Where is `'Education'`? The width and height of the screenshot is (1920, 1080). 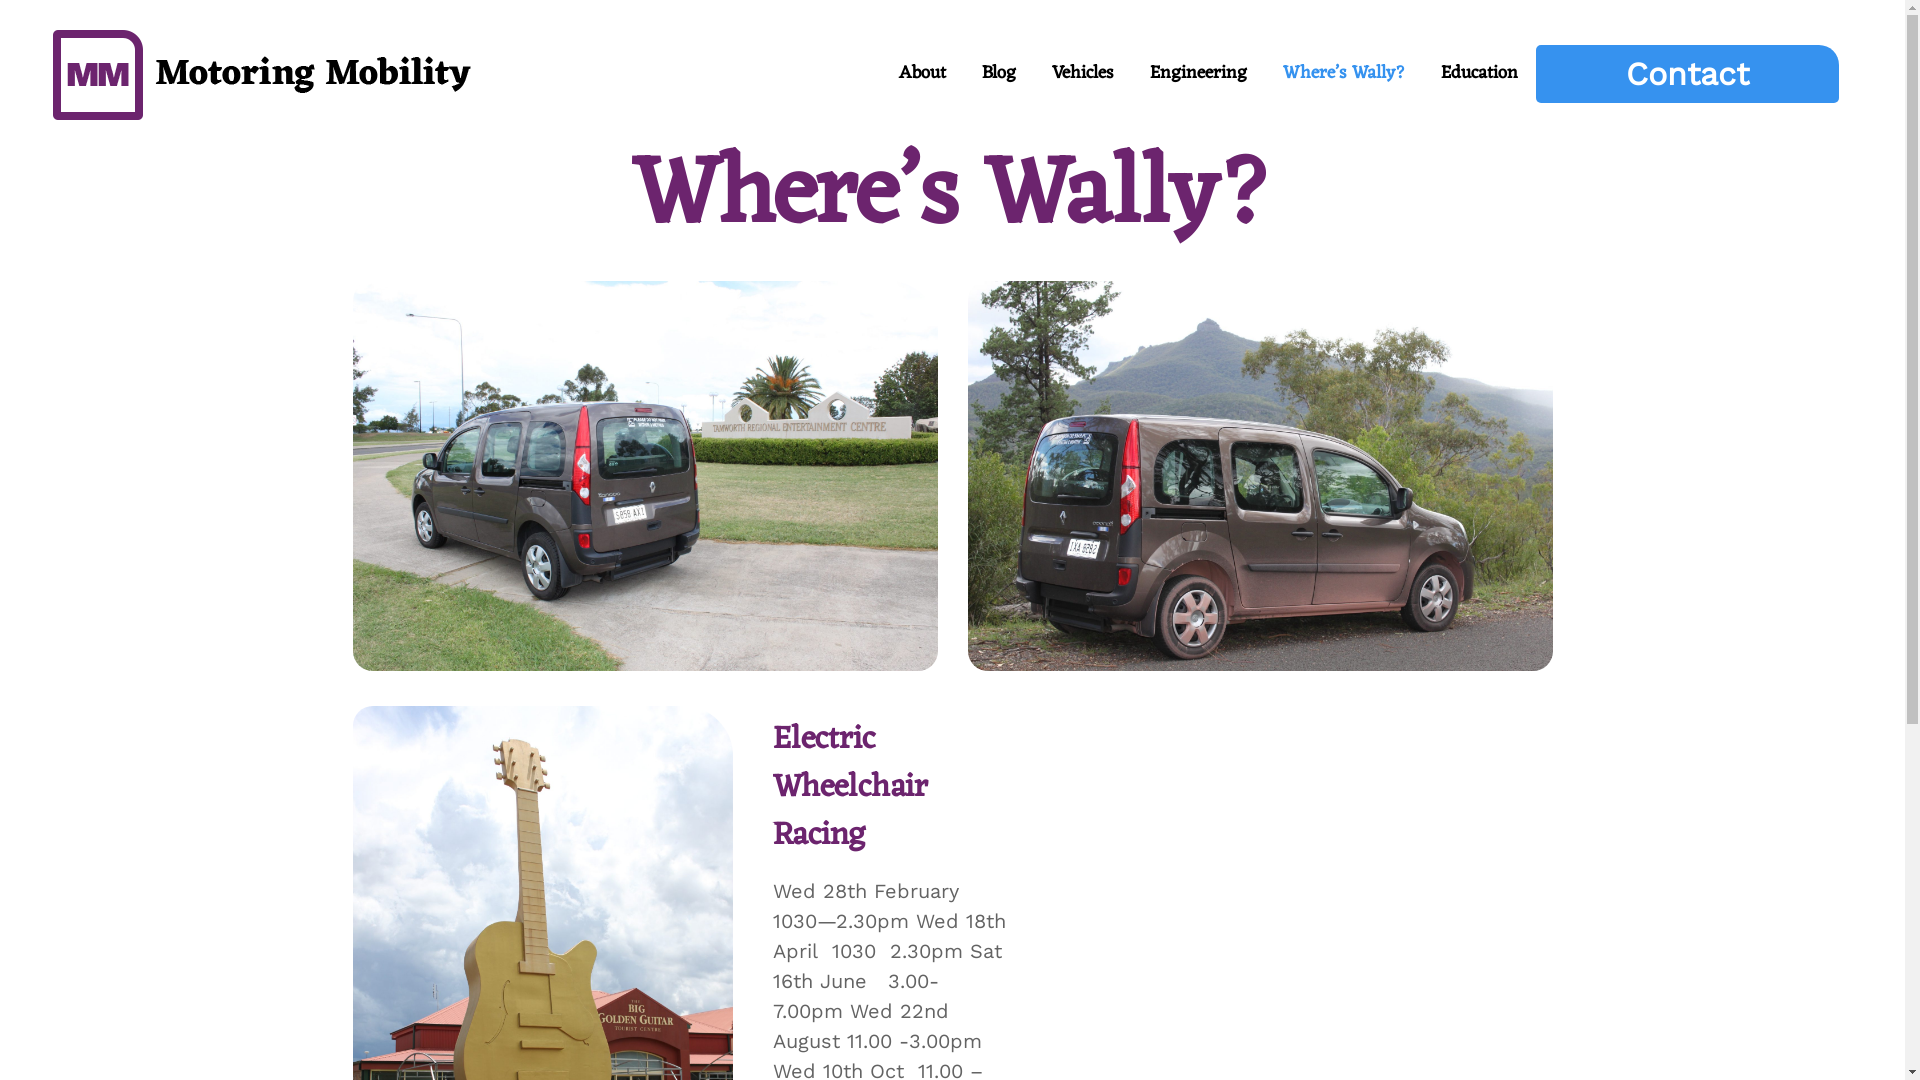 'Education' is located at coordinates (1478, 72).